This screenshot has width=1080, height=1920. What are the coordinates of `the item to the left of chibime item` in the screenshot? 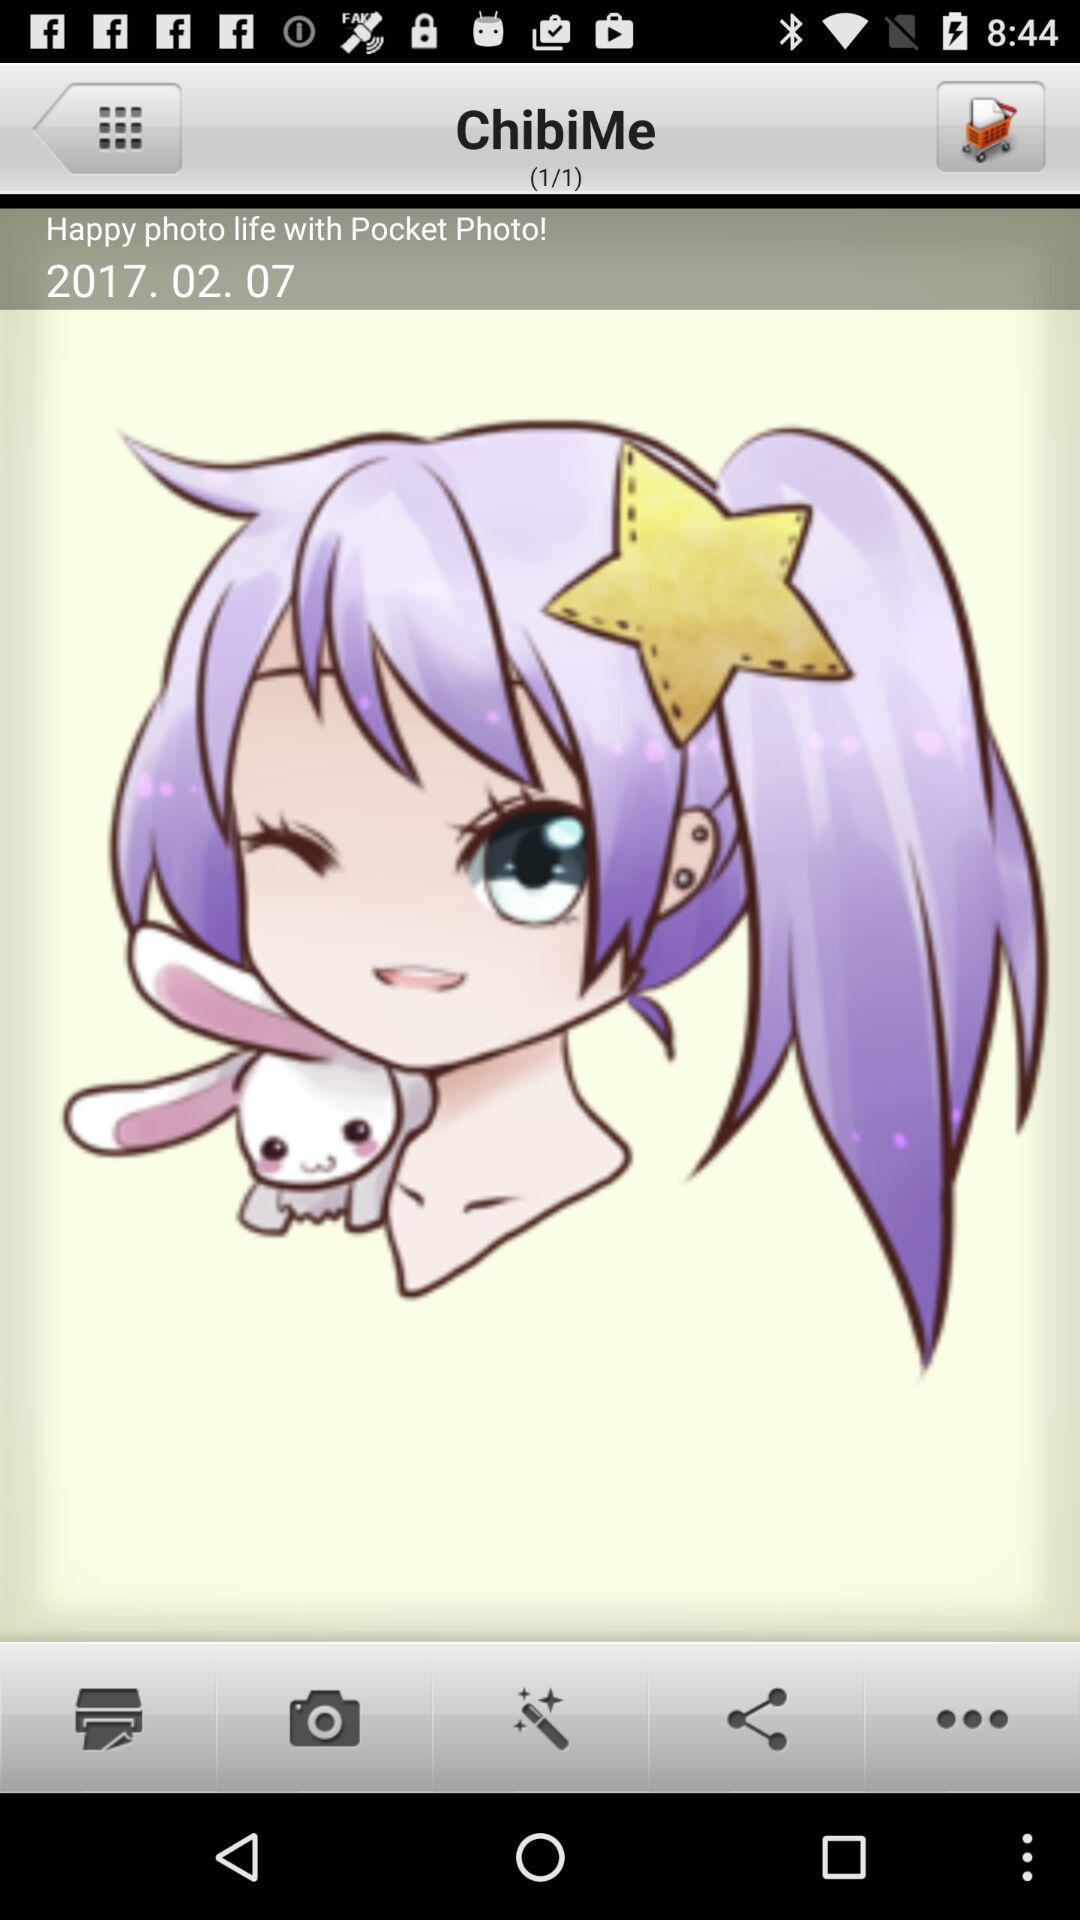 It's located at (106, 126).